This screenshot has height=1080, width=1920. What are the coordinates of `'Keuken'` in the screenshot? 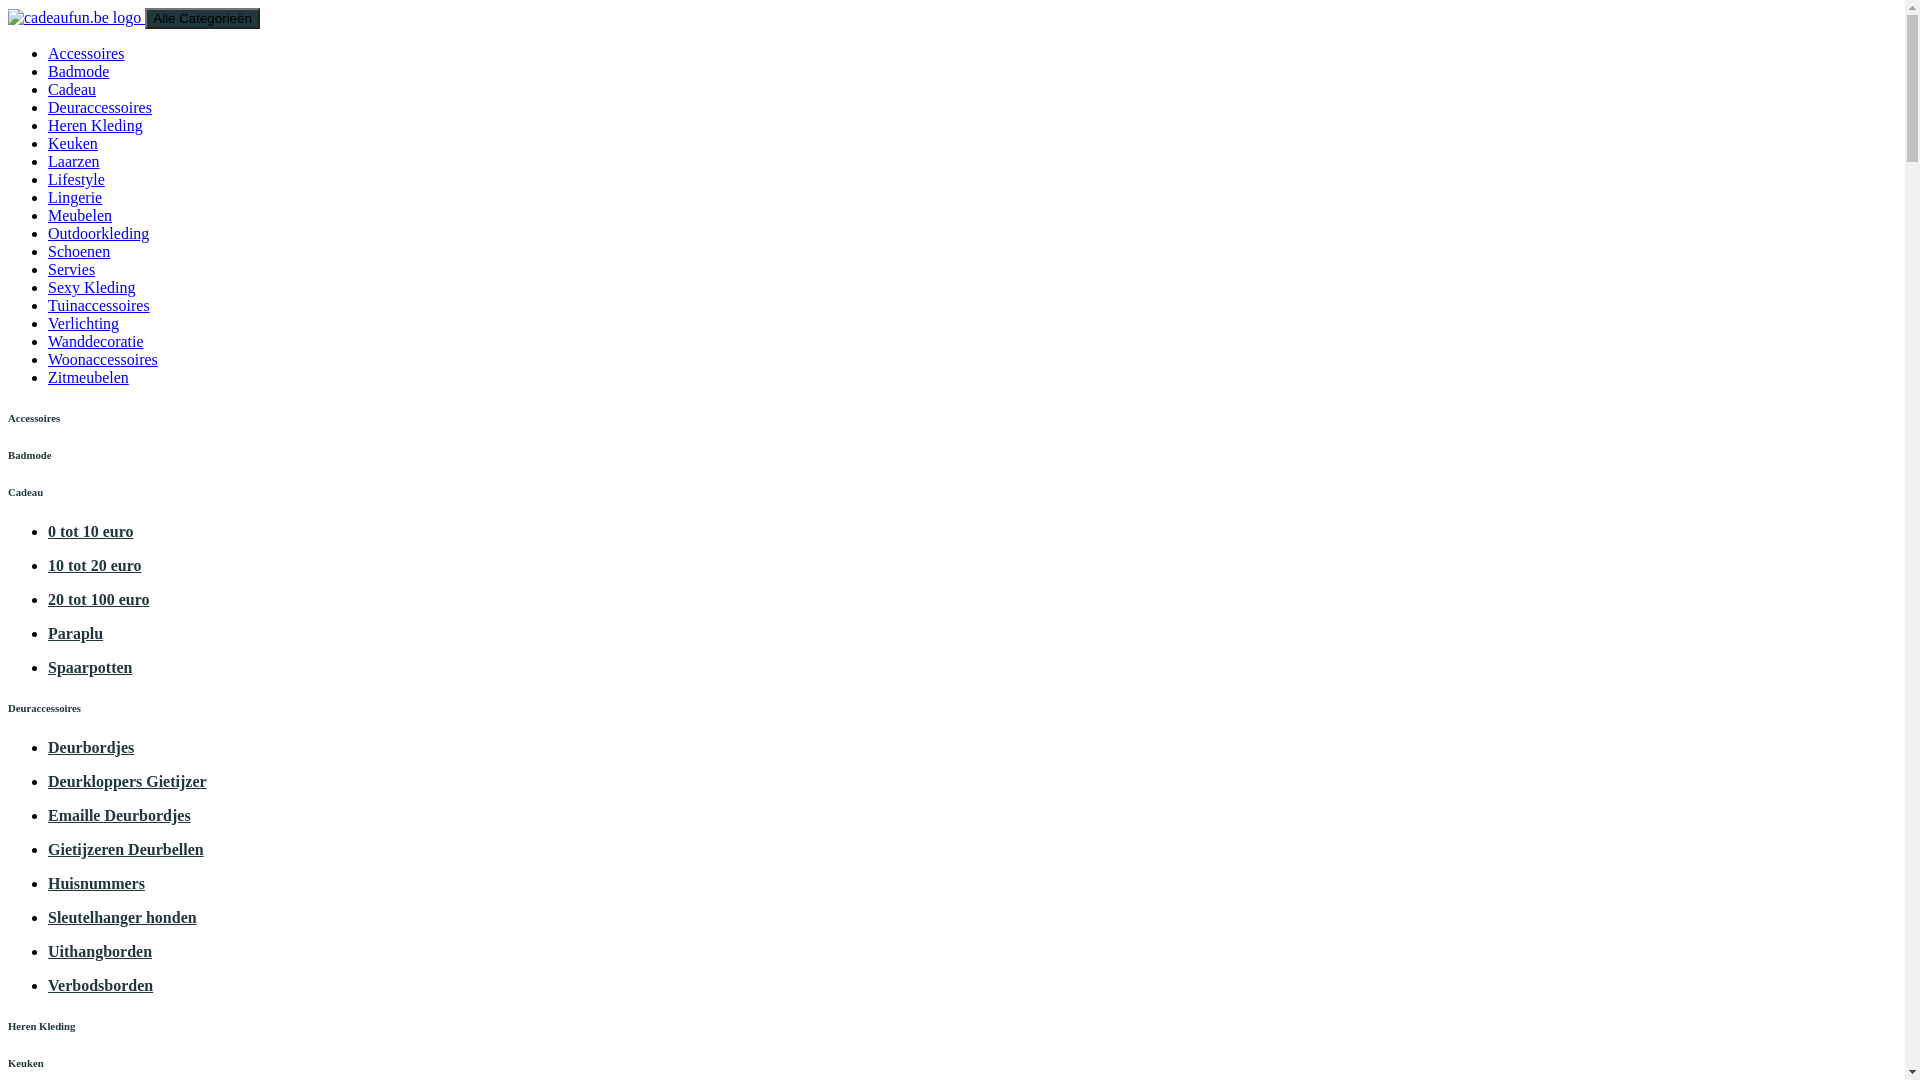 It's located at (48, 142).